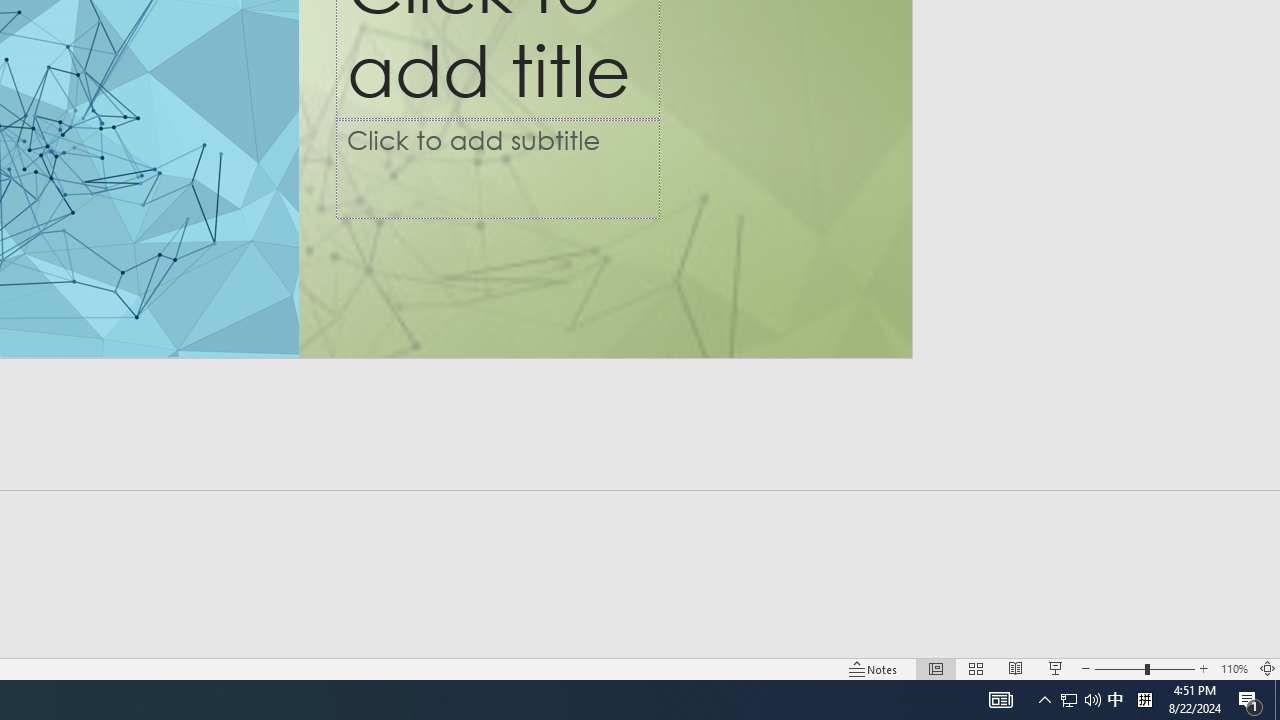  I want to click on 'Notes ', so click(874, 669).